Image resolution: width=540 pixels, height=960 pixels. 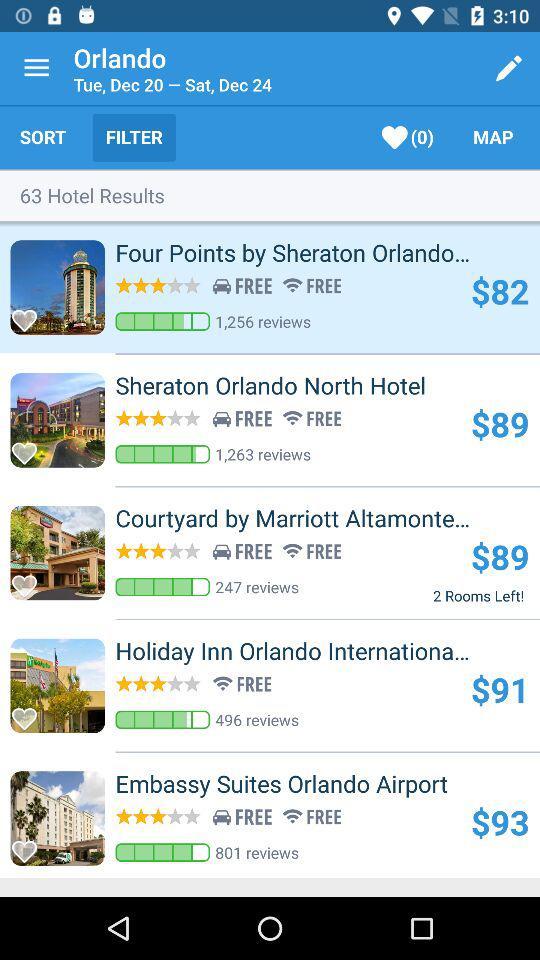 What do you see at coordinates (327, 650) in the screenshot?
I see `the holiday inn orlando item` at bounding box center [327, 650].